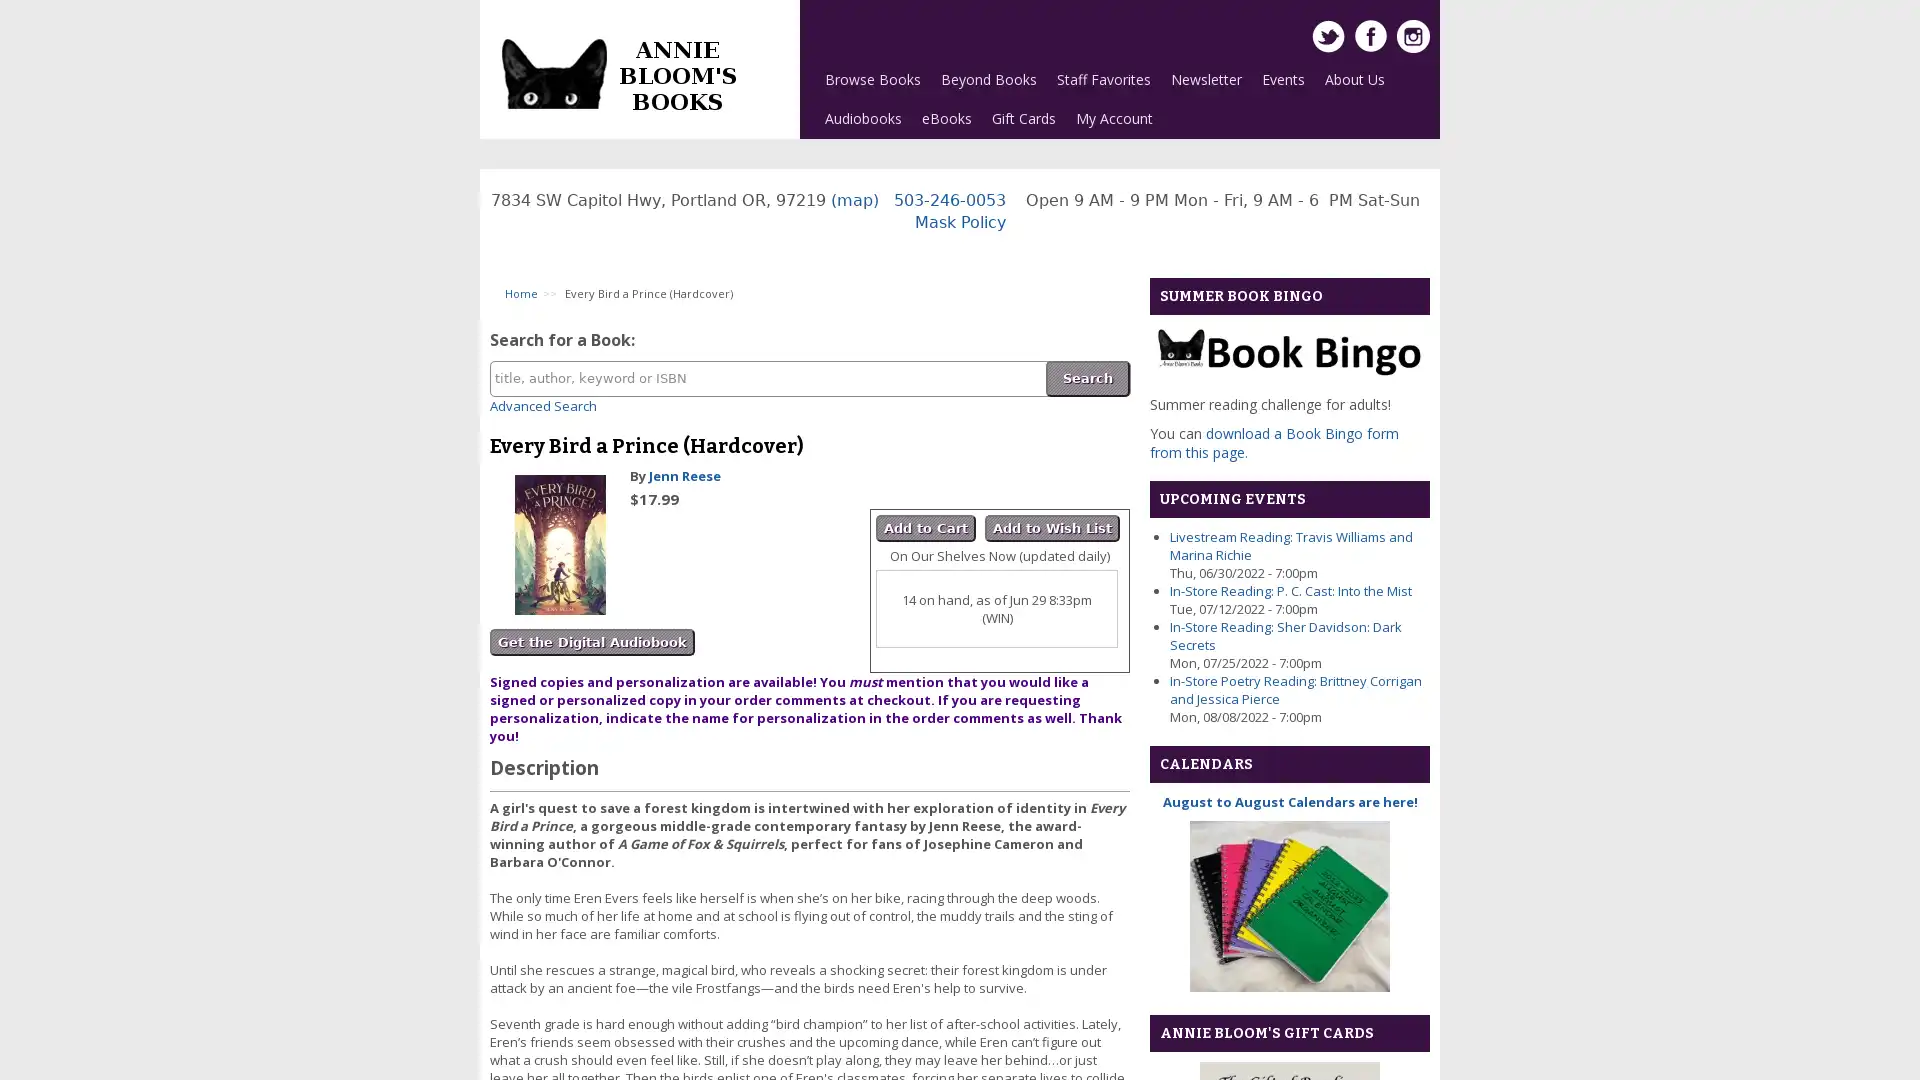  What do you see at coordinates (1087, 378) in the screenshot?
I see `Search` at bounding box center [1087, 378].